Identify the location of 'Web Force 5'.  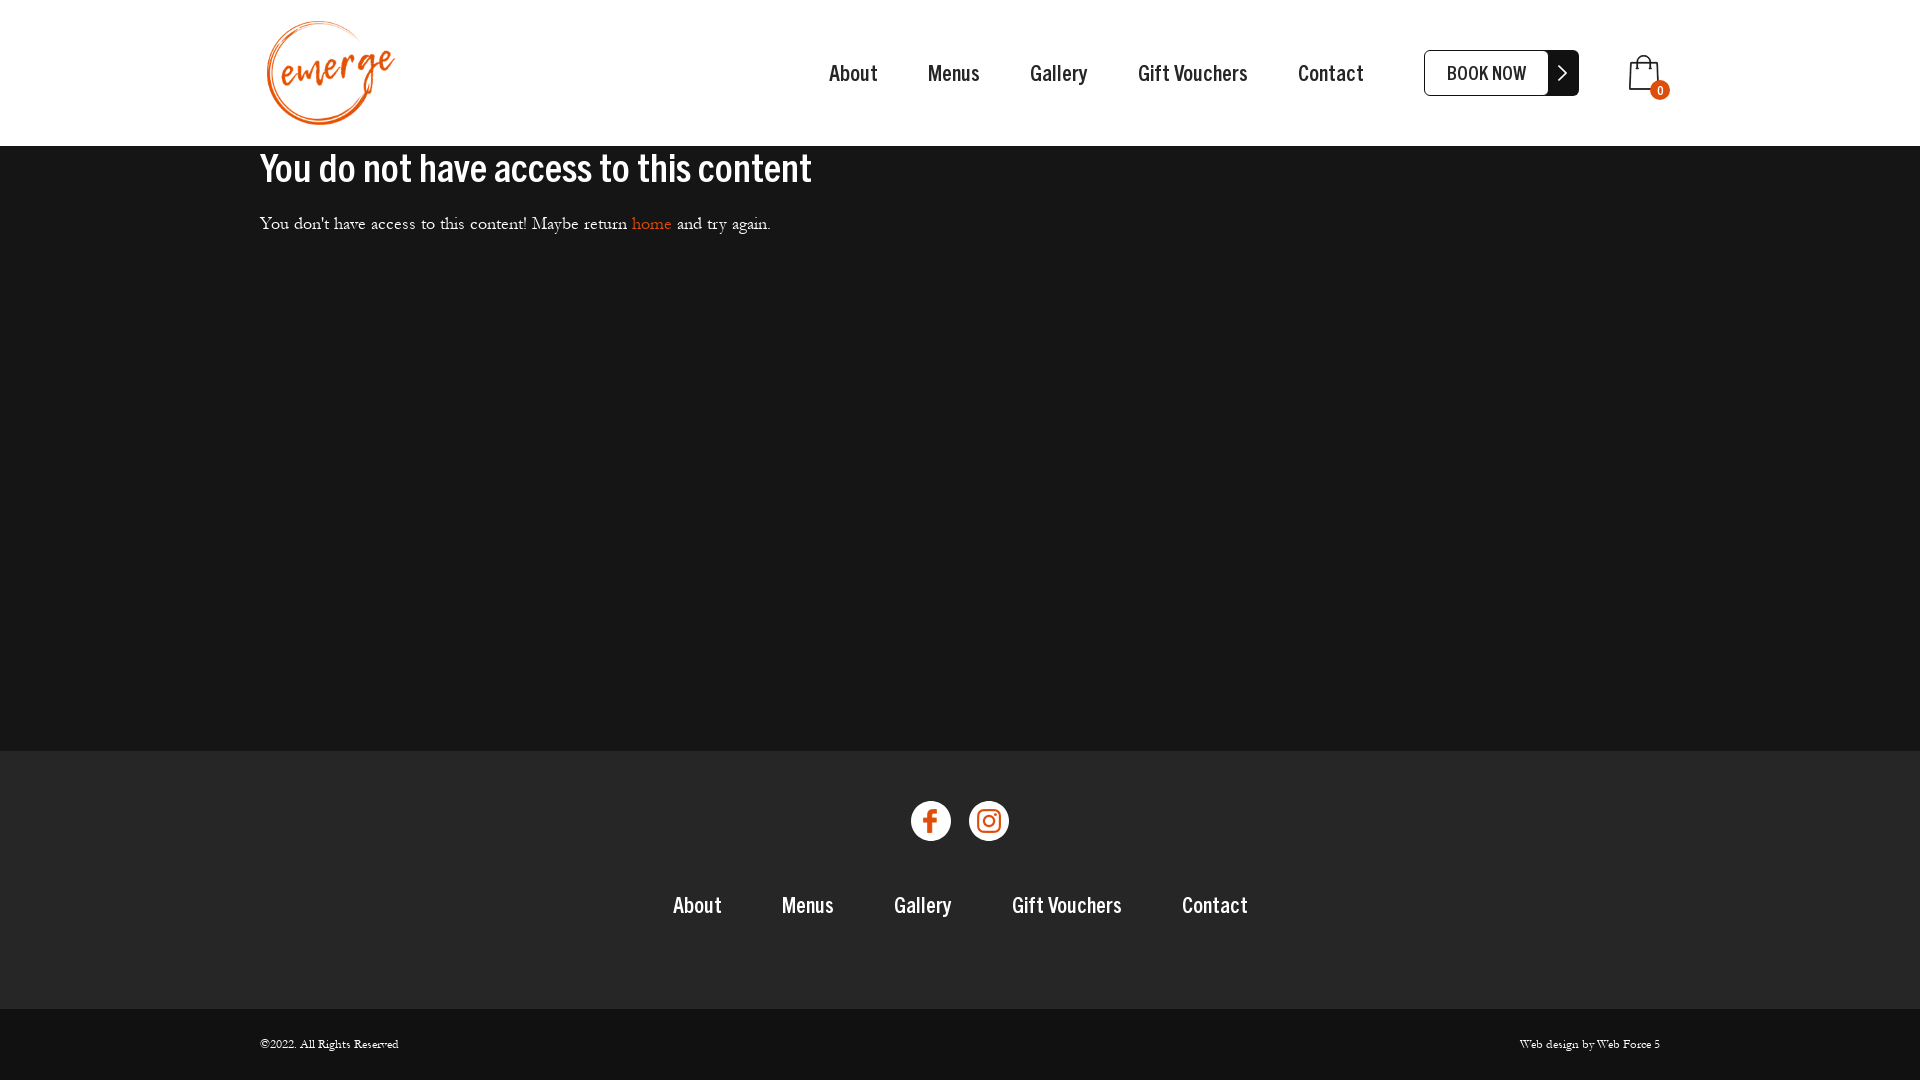
(1628, 1043).